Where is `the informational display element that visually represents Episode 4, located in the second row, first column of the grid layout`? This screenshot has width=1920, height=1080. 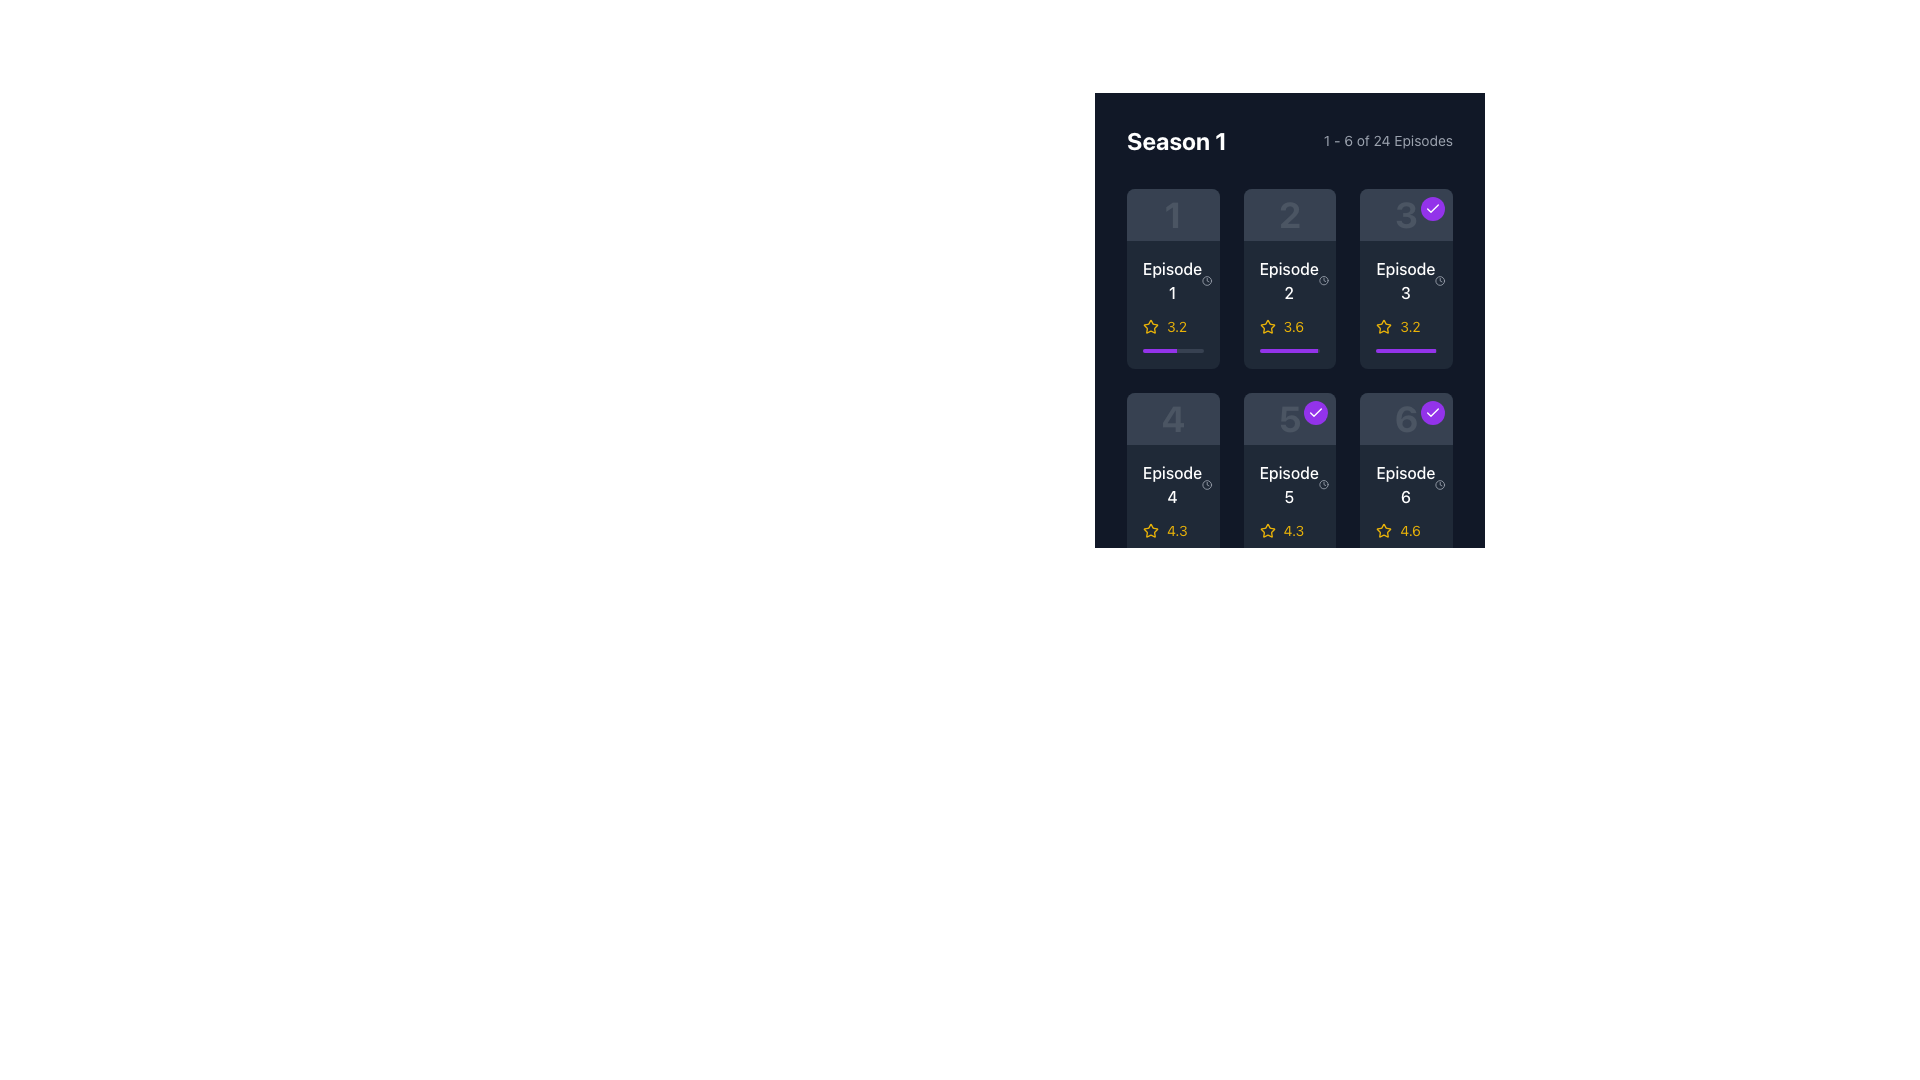 the informational display element that visually represents Episode 4, located in the second row, first column of the grid layout is located at coordinates (1173, 418).